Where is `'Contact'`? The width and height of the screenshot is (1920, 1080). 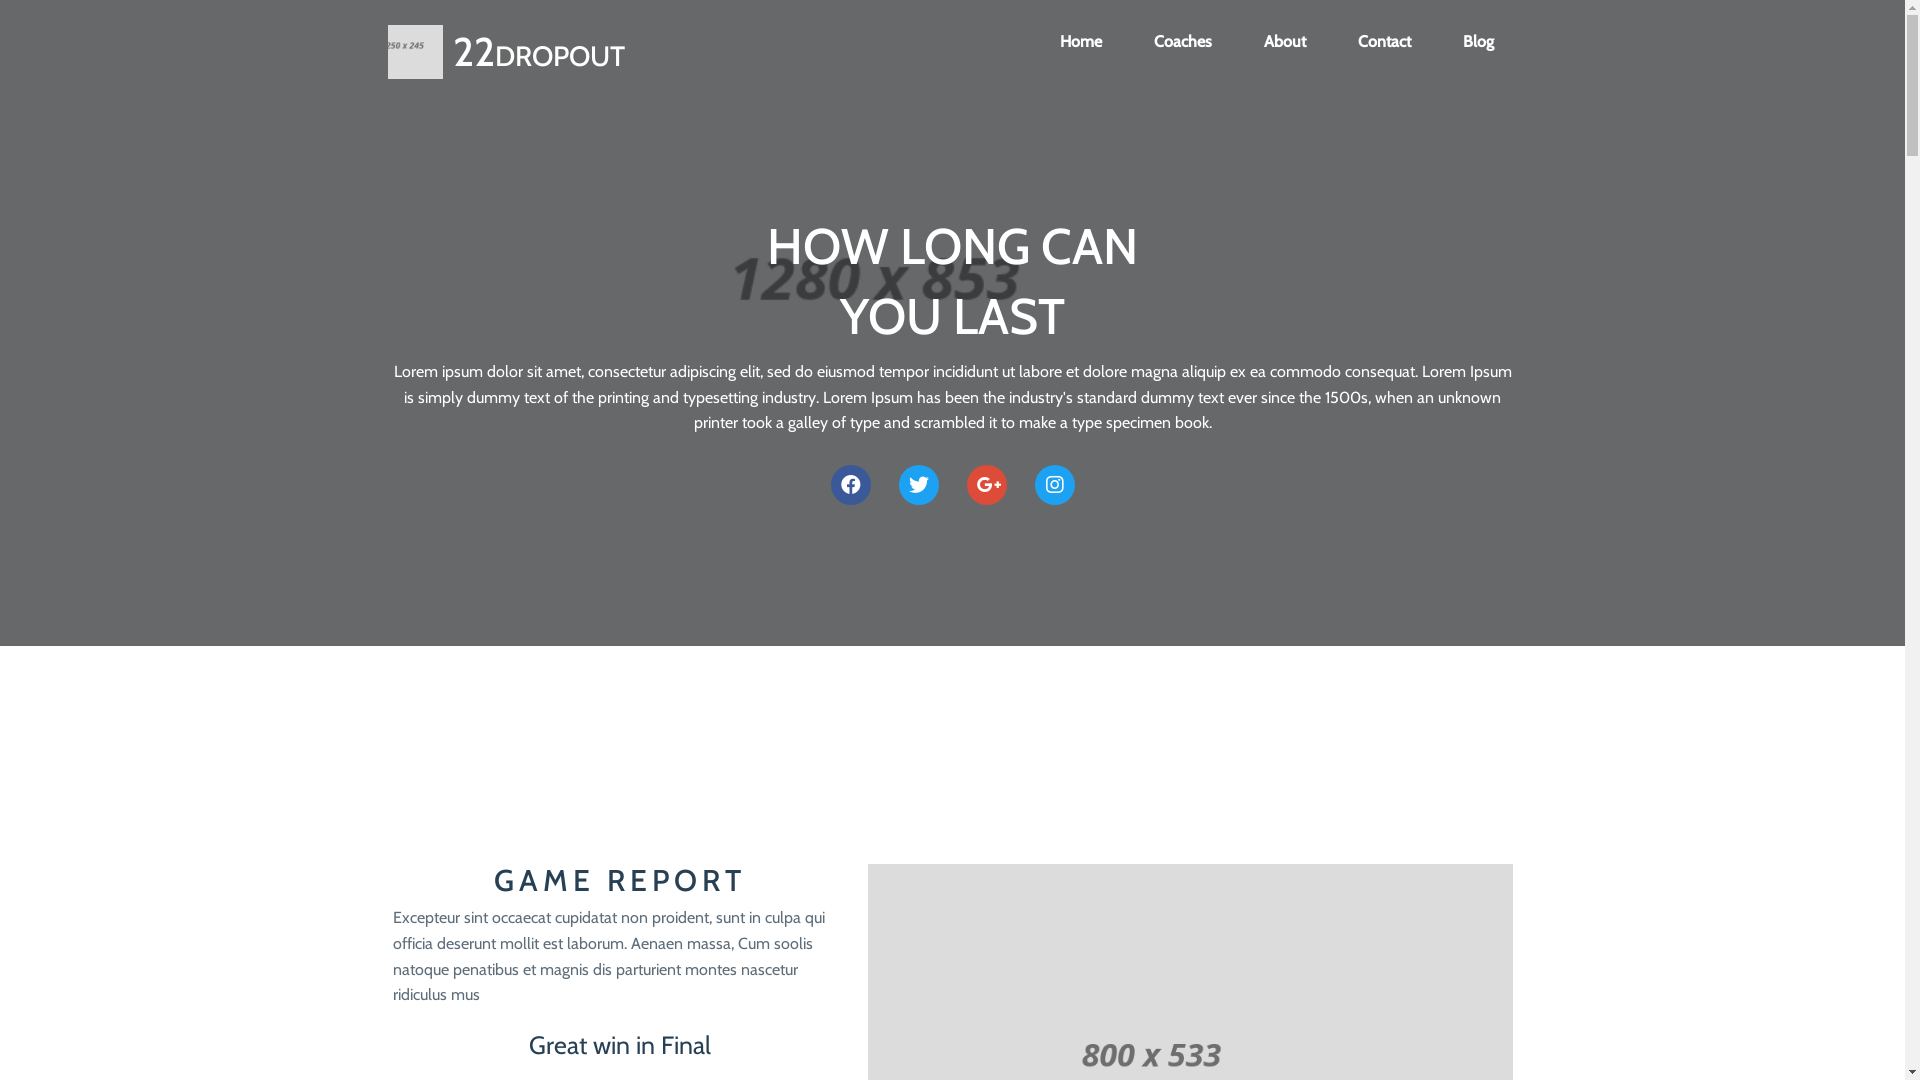
'Contact' is located at coordinates (1383, 42).